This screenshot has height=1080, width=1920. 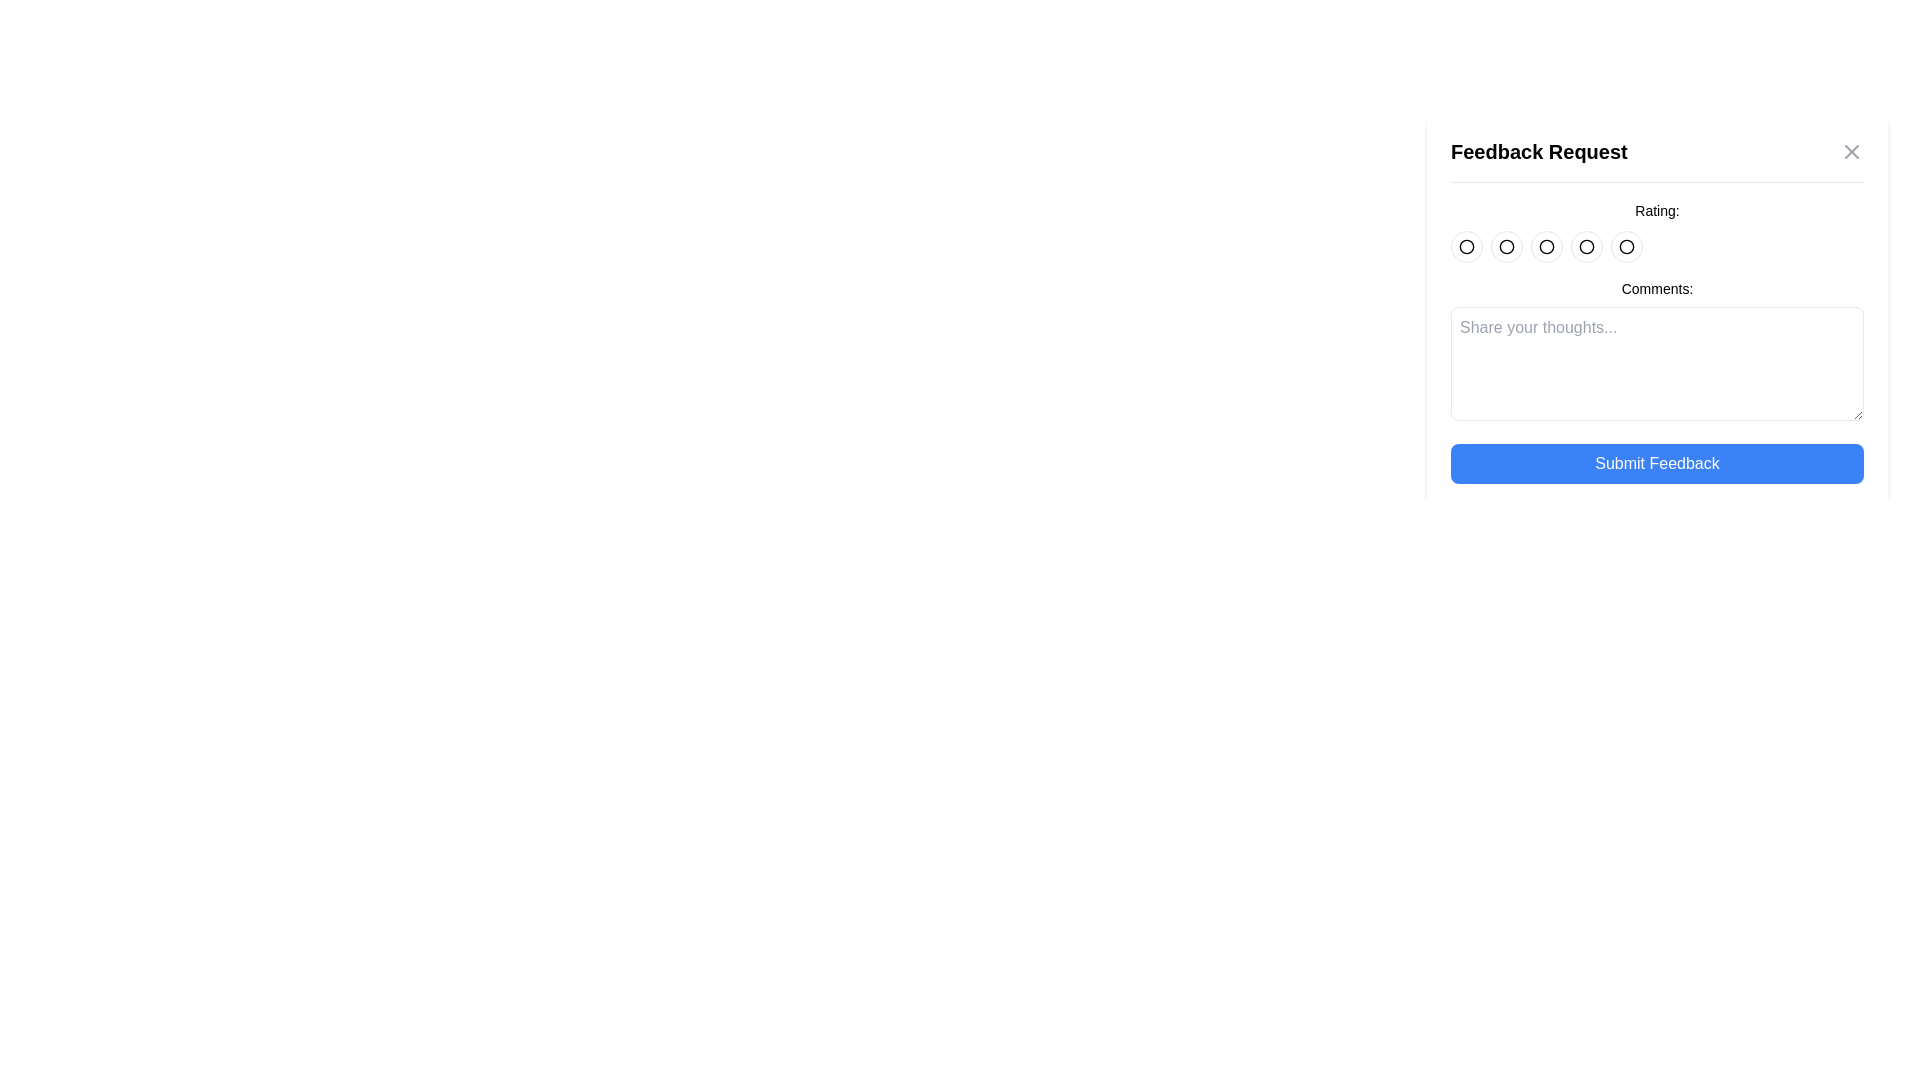 What do you see at coordinates (1545, 245) in the screenshot?
I see `the third circle of the five rating icons located under the 'Rating' label in the feedback form to observe interactions` at bounding box center [1545, 245].